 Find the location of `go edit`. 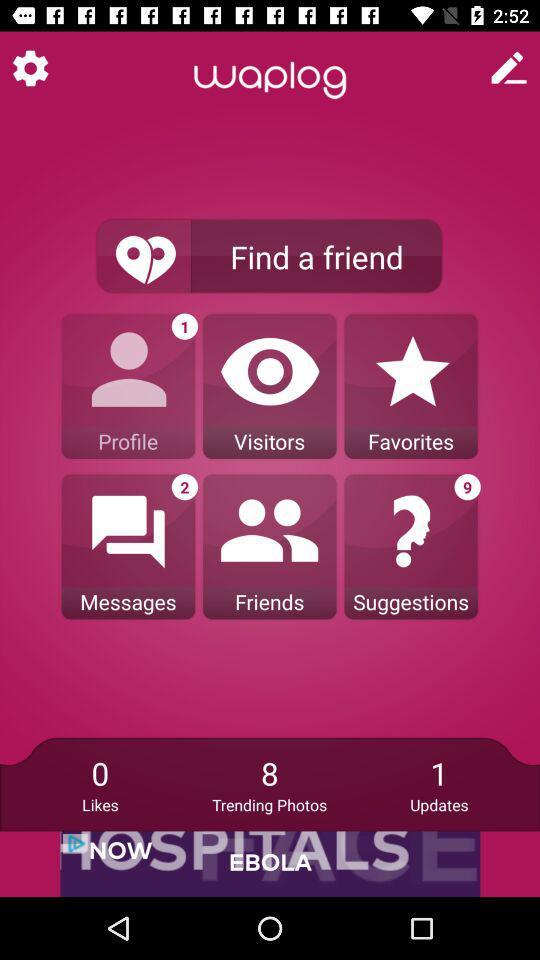

go edit is located at coordinates (509, 68).